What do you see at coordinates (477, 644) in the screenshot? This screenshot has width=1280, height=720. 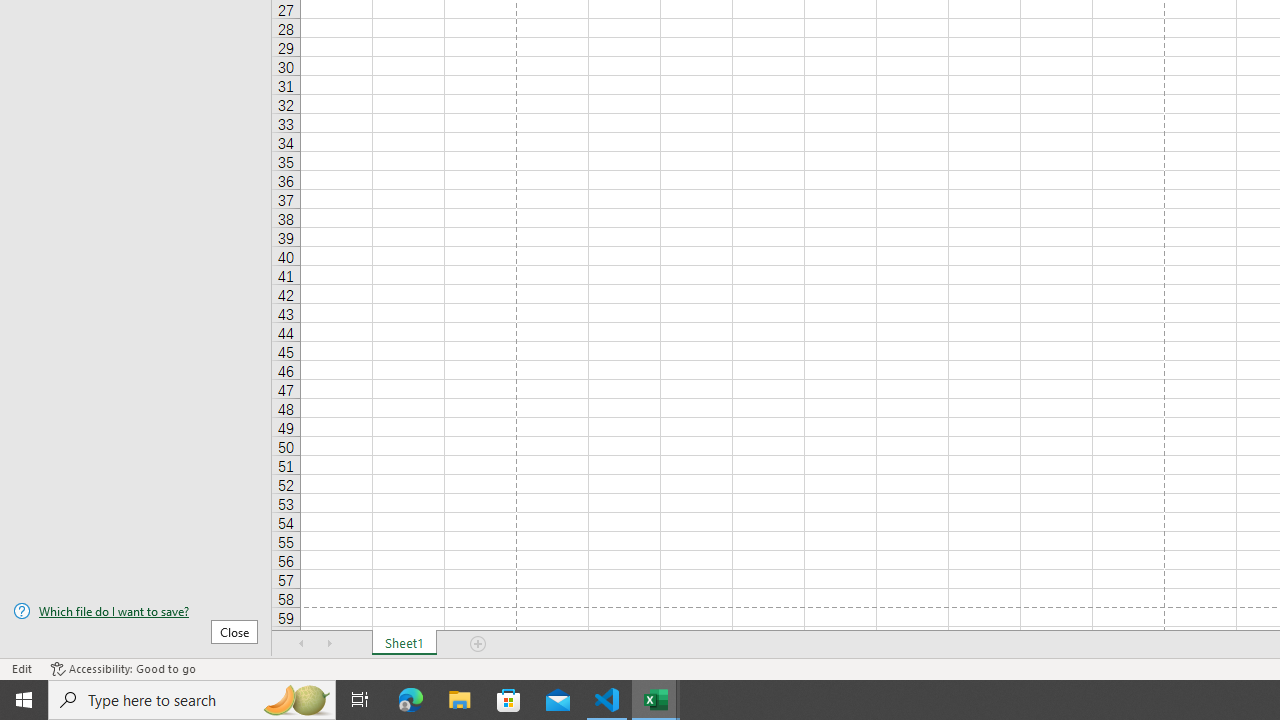 I see `'Add Sheet'` at bounding box center [477, 644].